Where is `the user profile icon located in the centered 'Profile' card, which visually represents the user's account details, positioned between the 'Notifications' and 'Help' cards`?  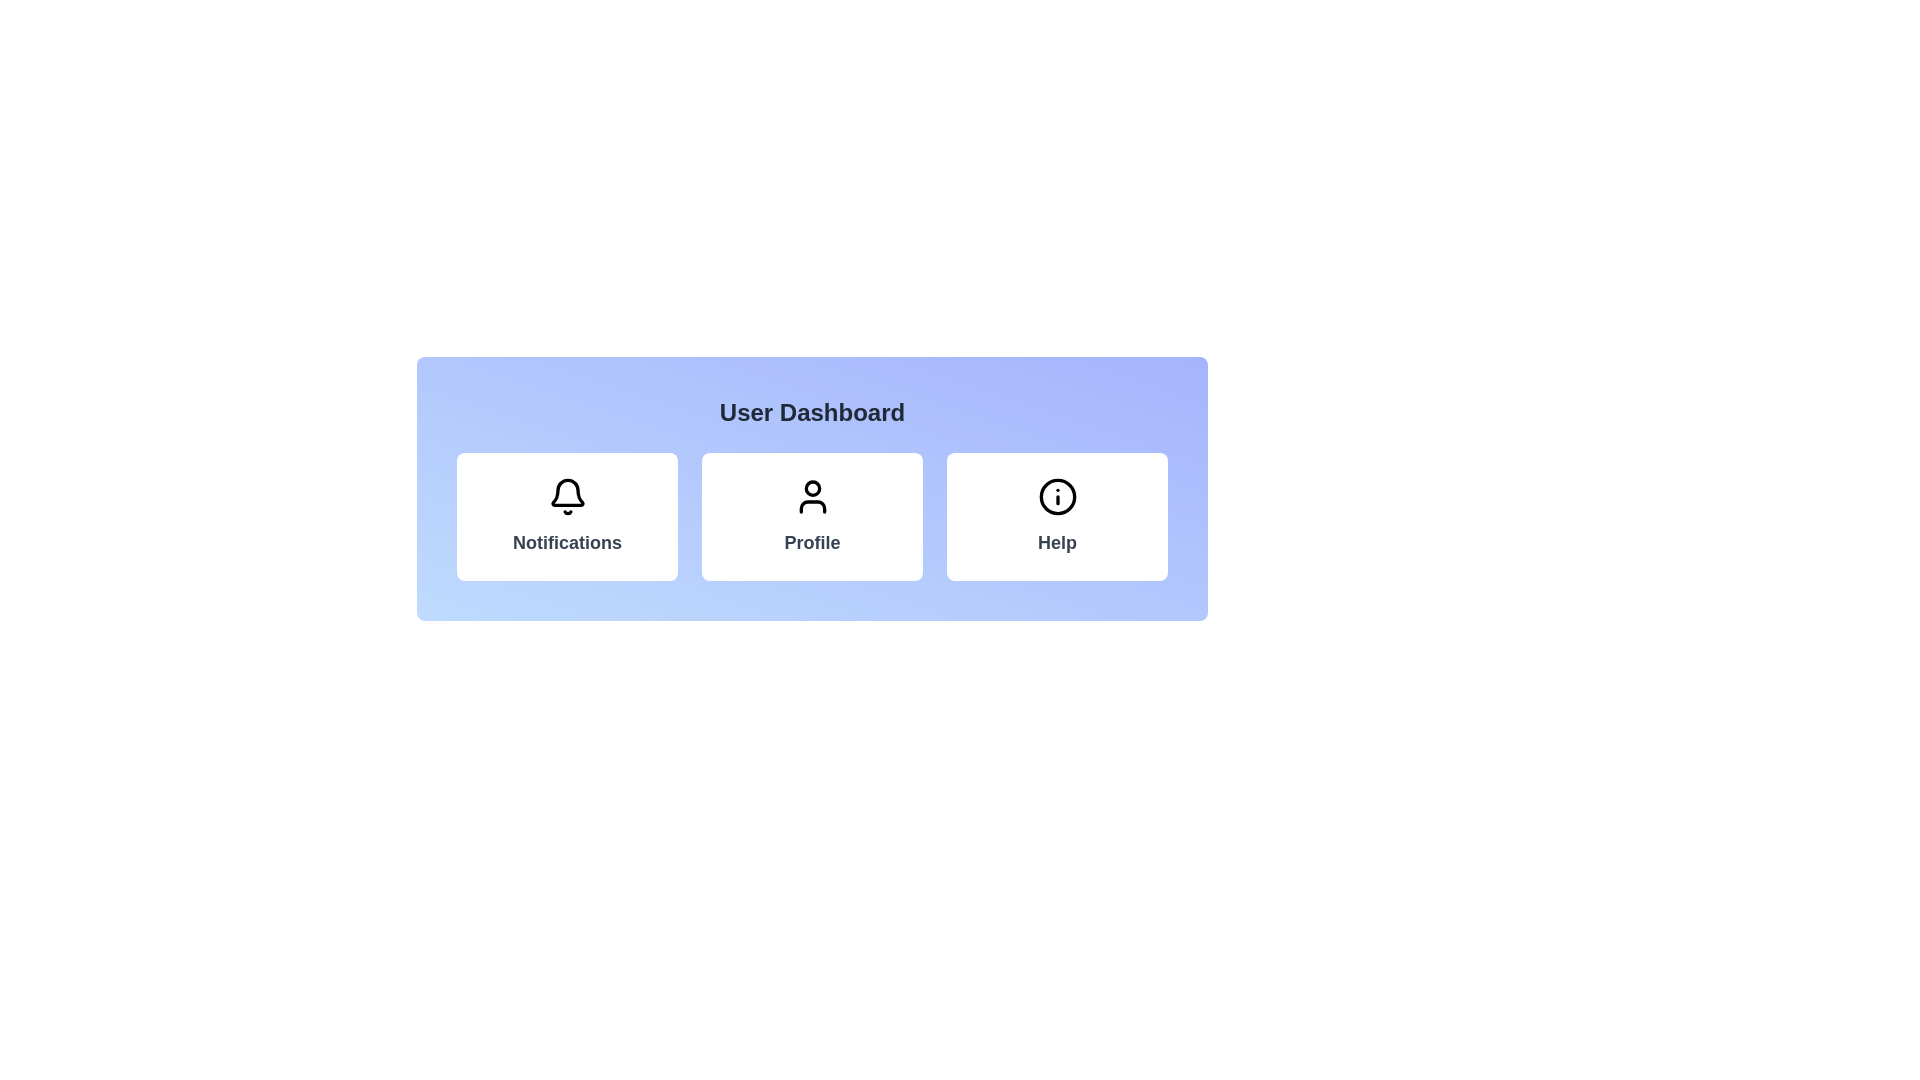
the user profile icon located in the centered 'Profile' card, which visually represents the user's account details, positioned between the 'Notifications' and 'Help' cards is located at coordinates (812, 496).